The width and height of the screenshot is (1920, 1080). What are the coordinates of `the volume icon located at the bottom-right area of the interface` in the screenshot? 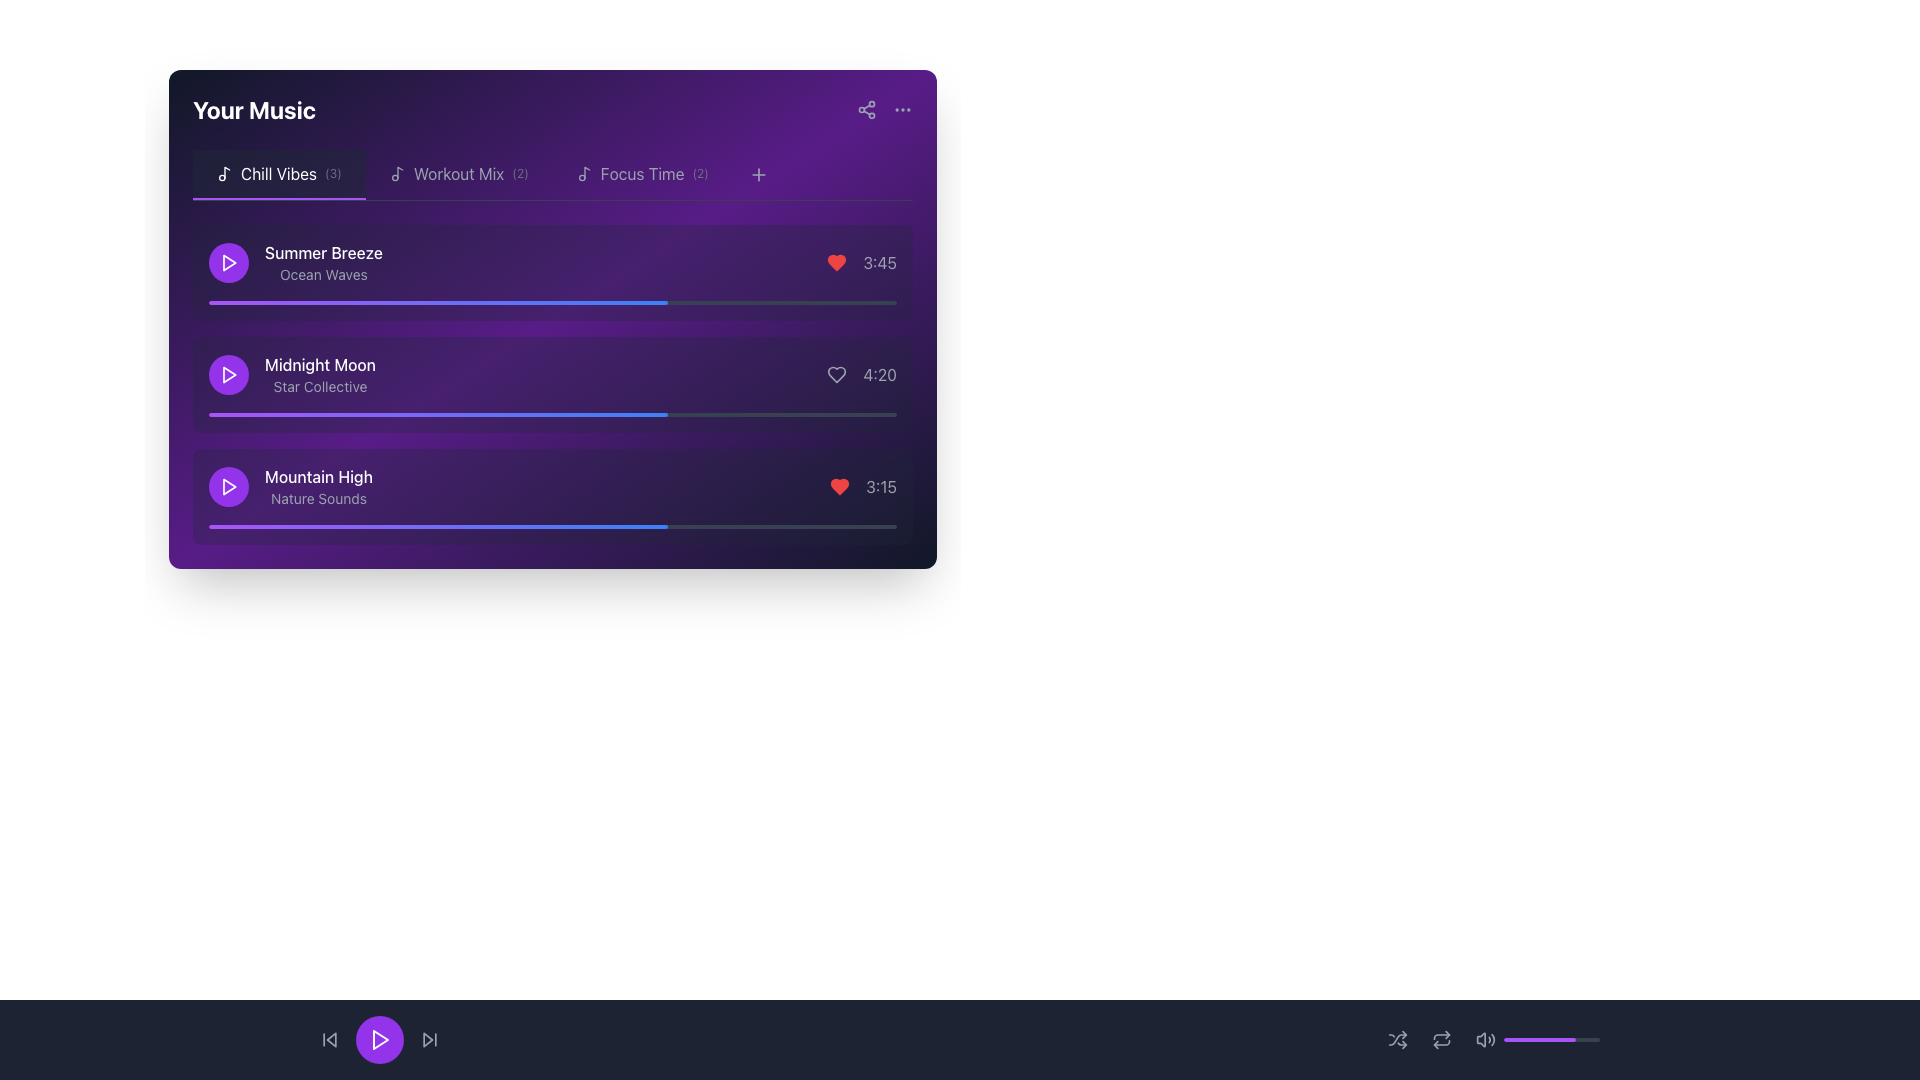 It's located at (1486, 1039).